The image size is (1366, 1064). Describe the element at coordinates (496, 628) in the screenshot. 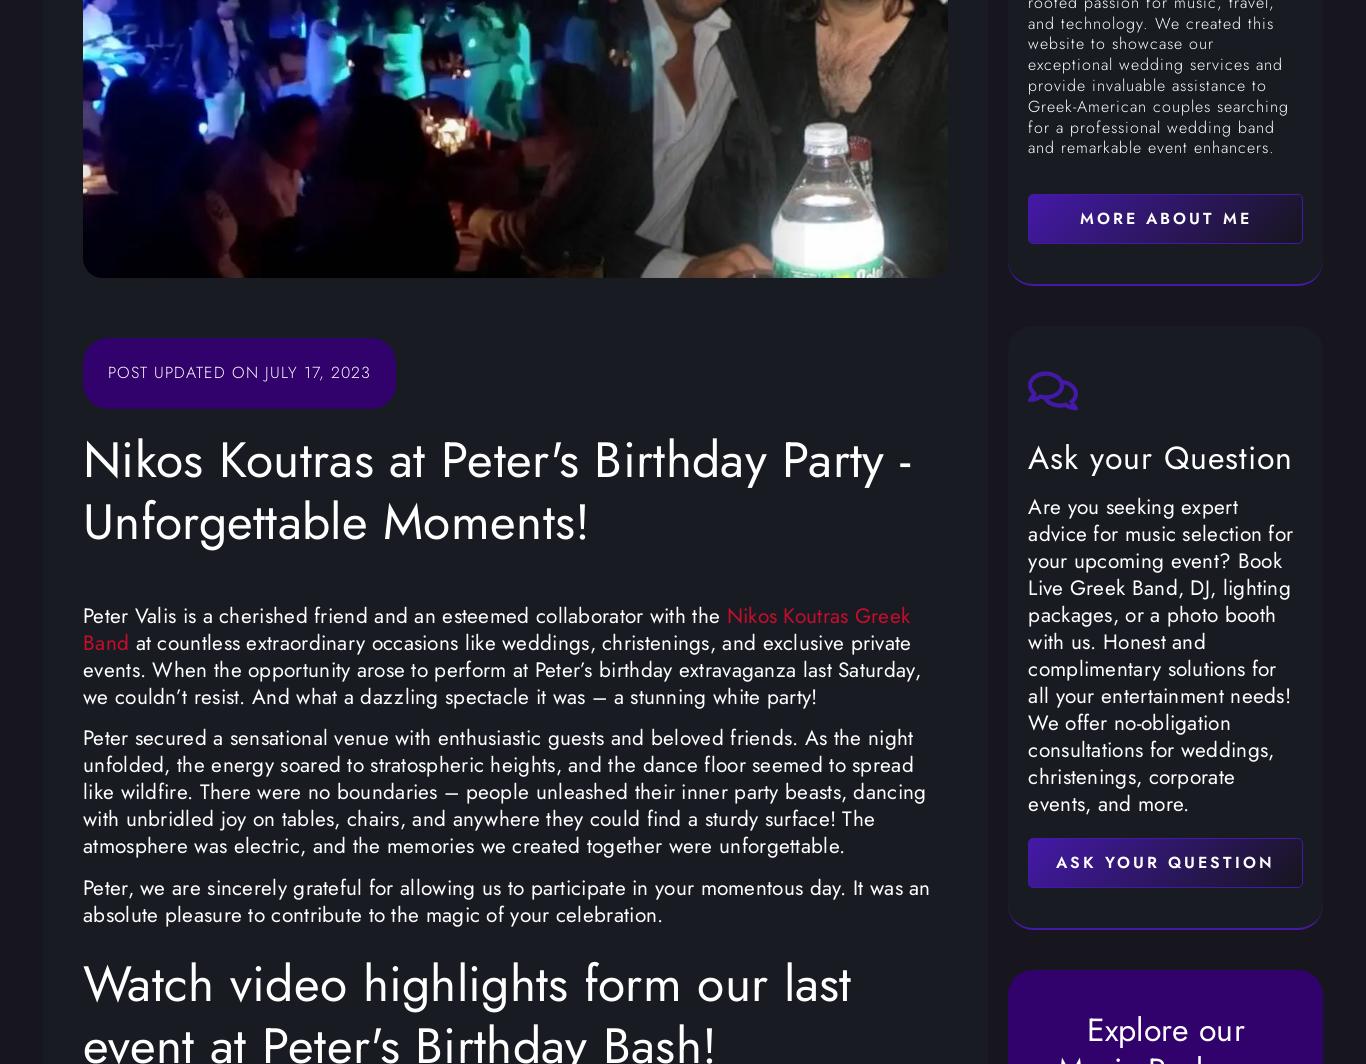

I see `'Nikos Koutras Greek Band'` at that location.